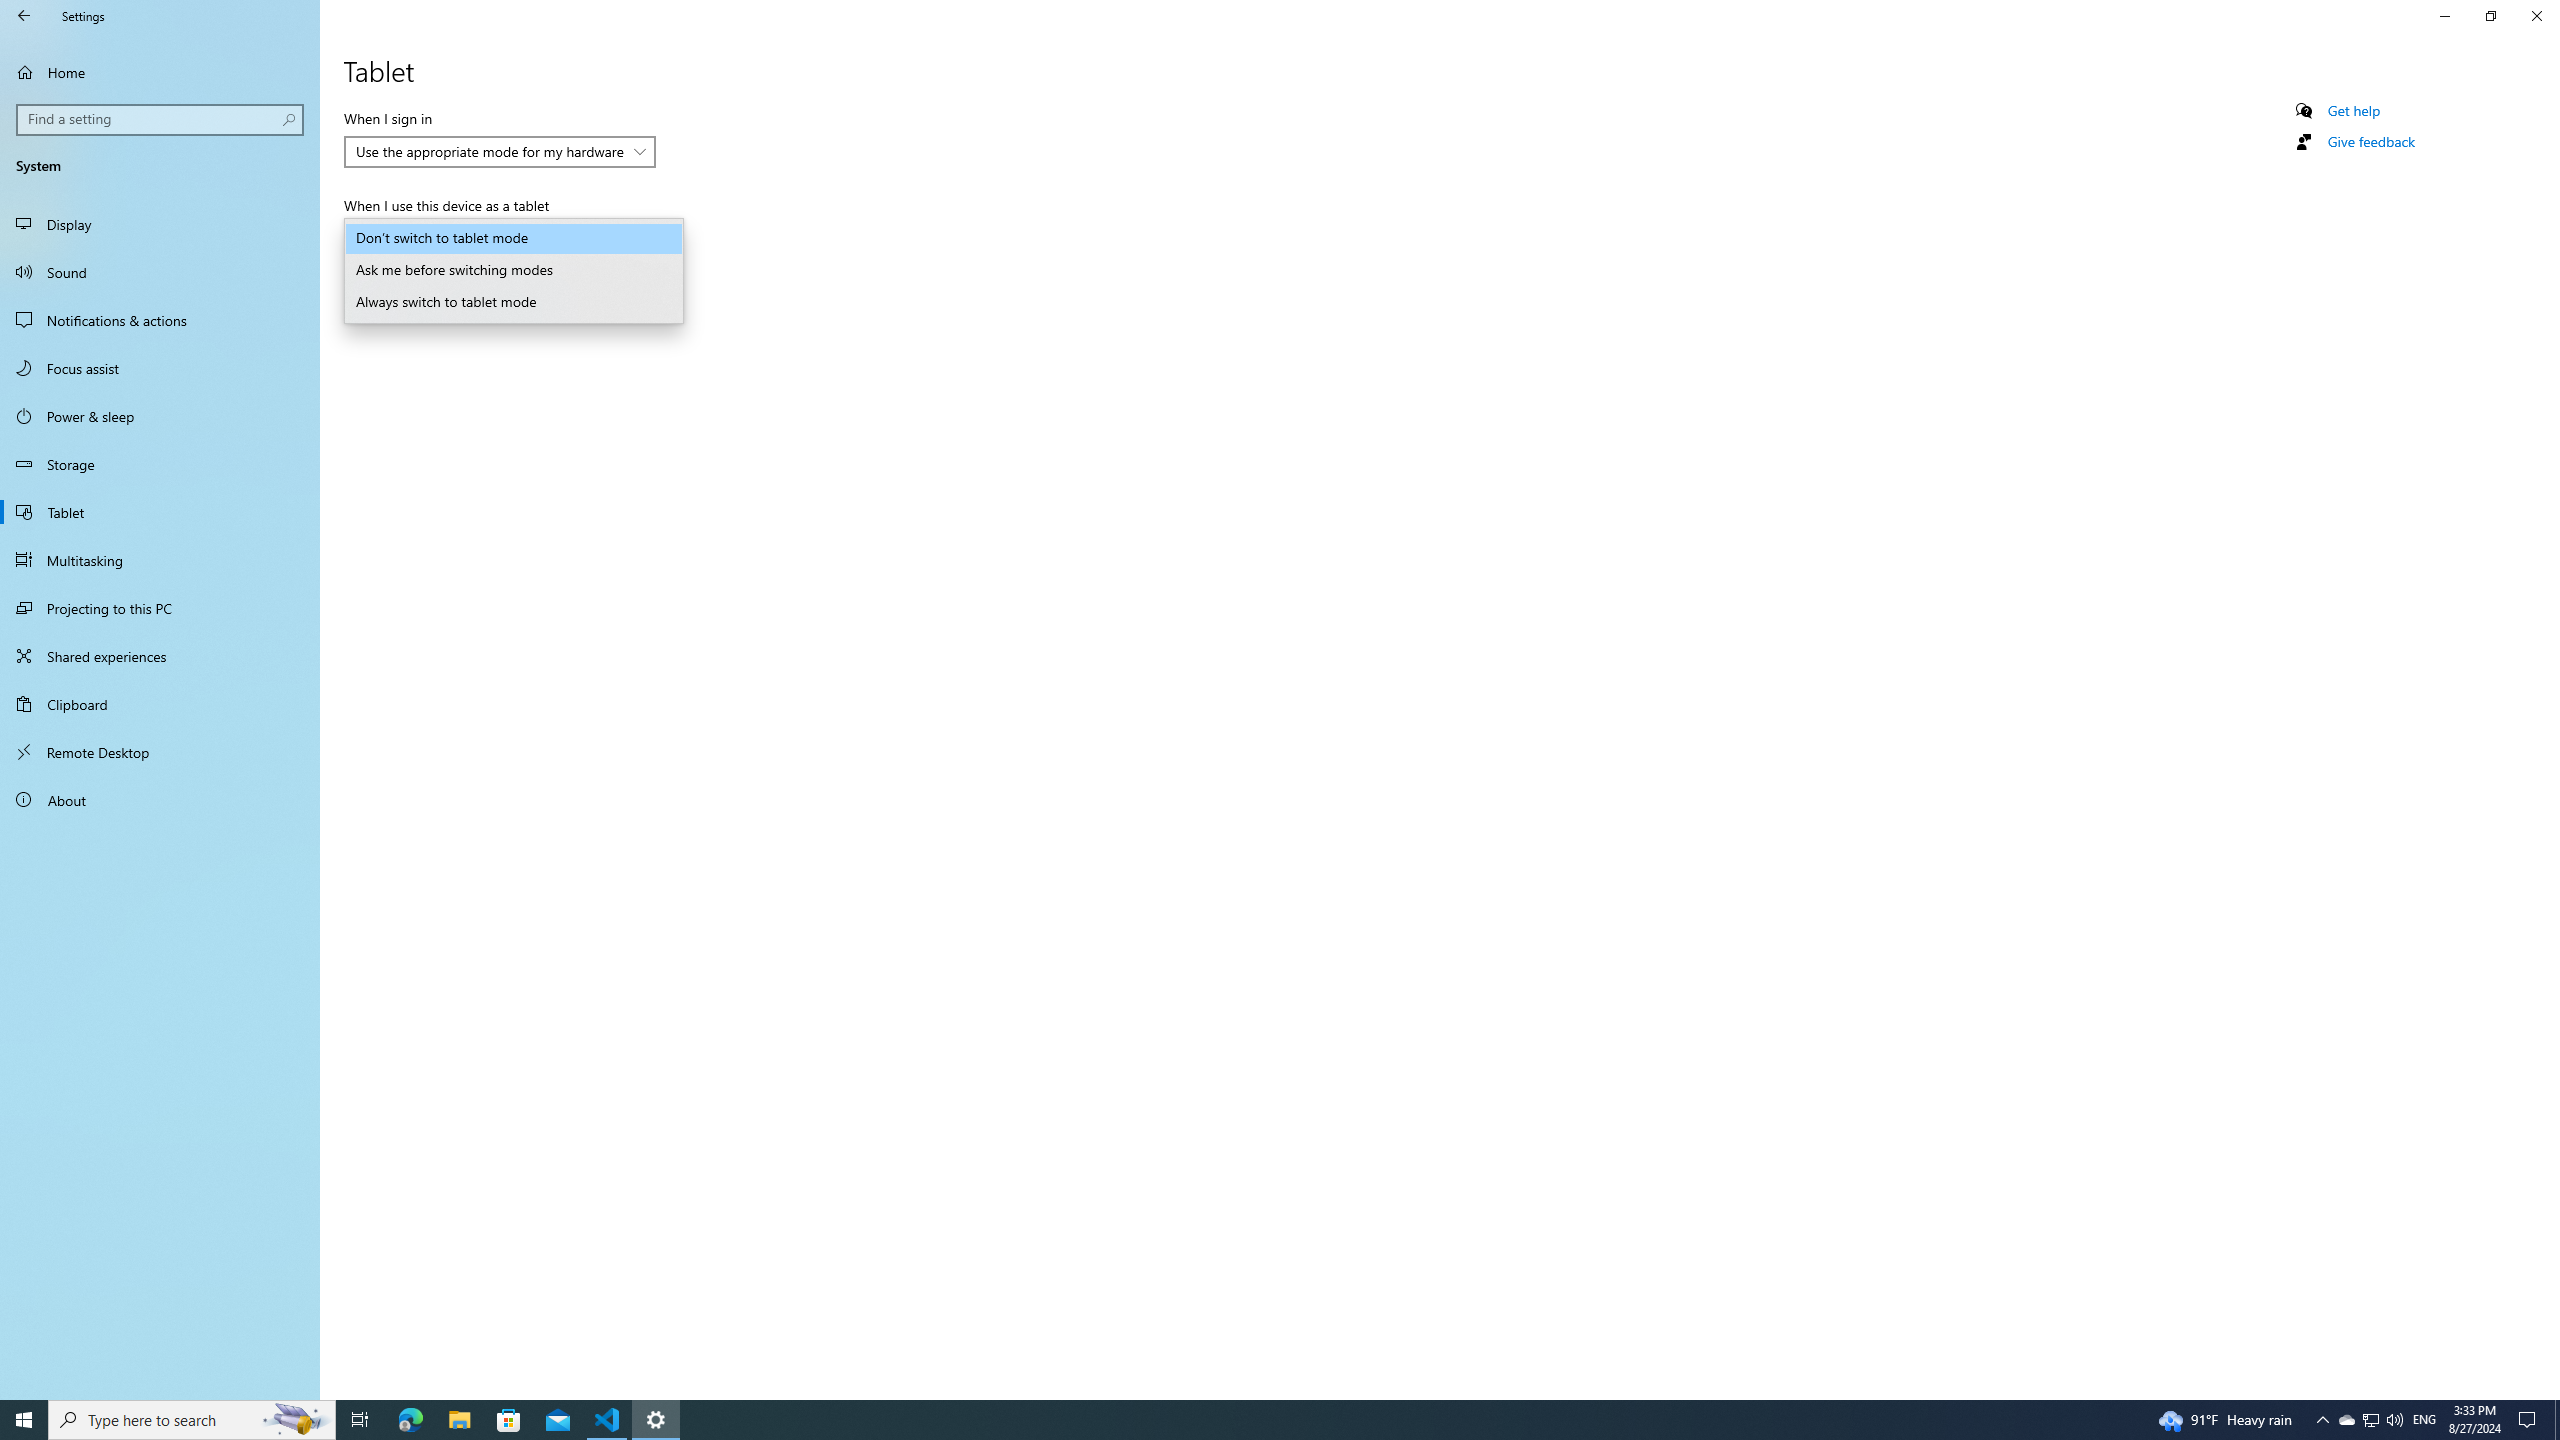 The height and width of the screenshot is (1440, 2560). Describe the element at coordinates (498, 150) in the screenshot. I see `'When I sign in'` at that location.